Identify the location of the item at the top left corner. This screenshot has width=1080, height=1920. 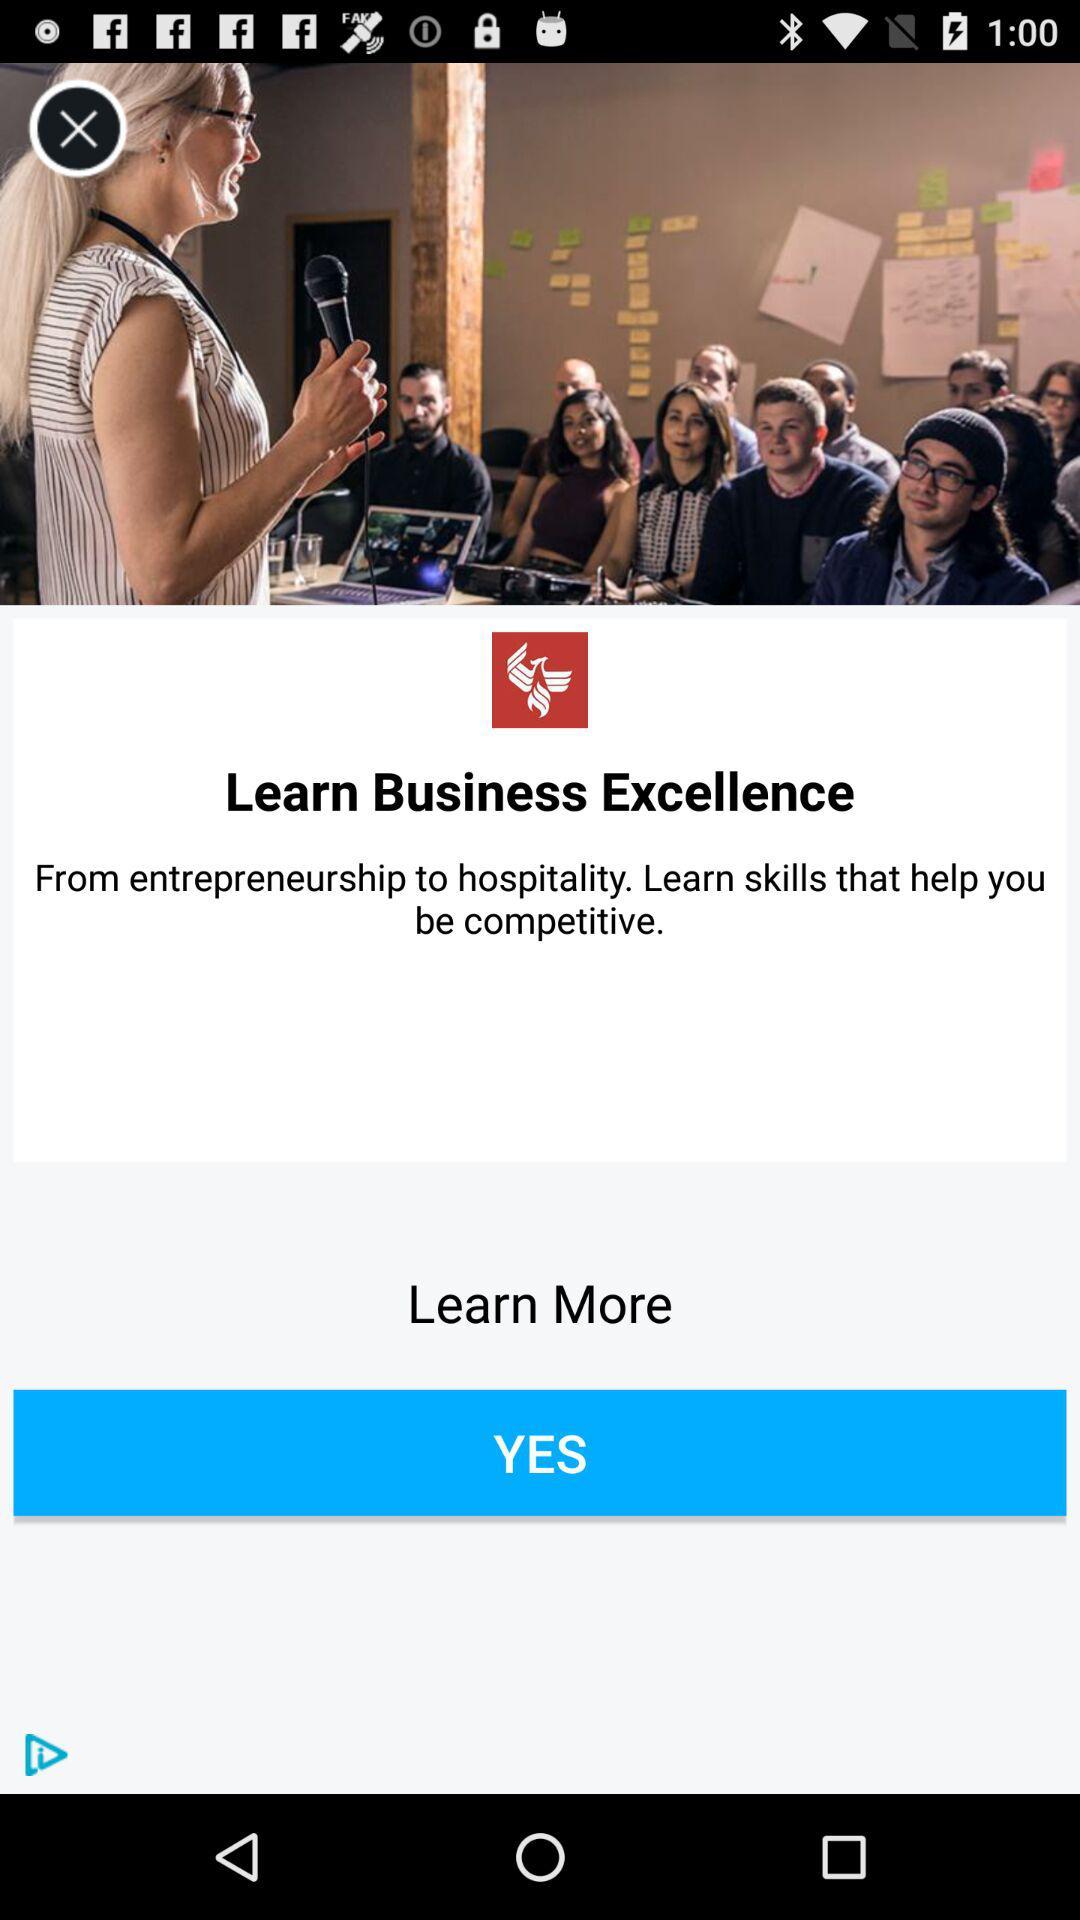
(77, 128).